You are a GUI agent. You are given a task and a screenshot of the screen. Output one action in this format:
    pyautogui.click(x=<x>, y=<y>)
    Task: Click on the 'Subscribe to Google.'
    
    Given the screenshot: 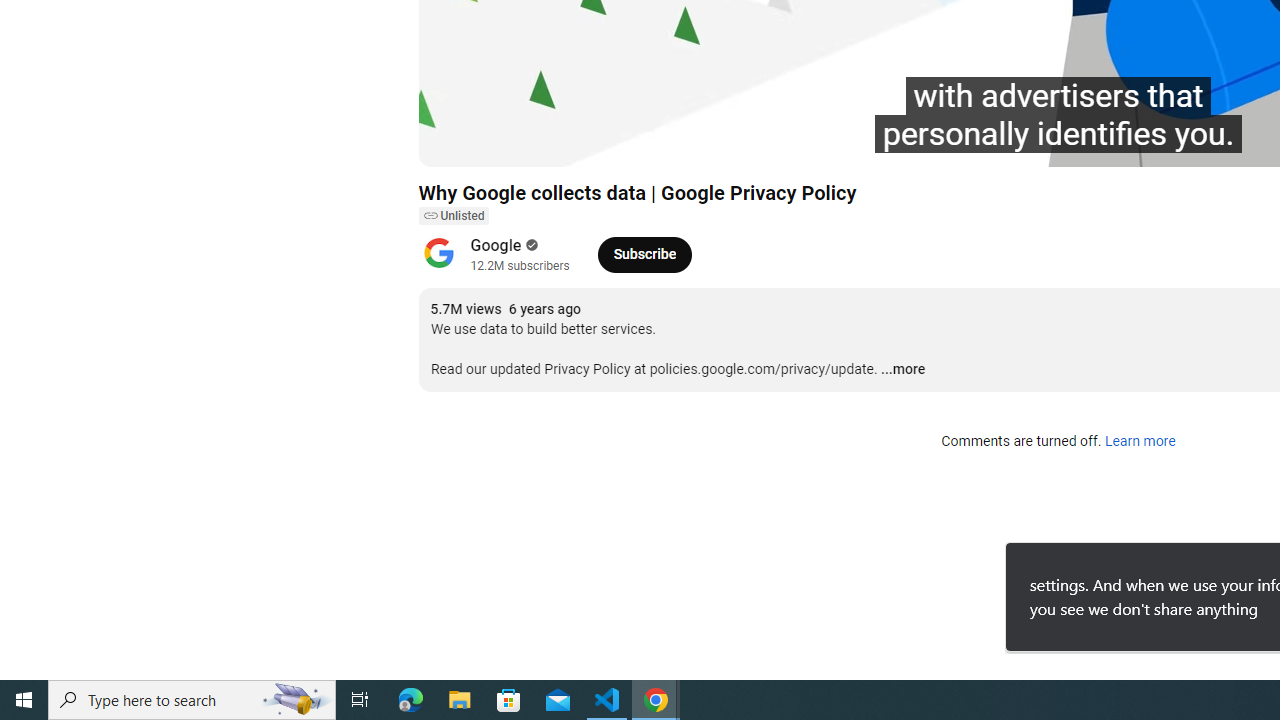 What is the action you would take?
    pyautogui.click(x=644, y=253)
    